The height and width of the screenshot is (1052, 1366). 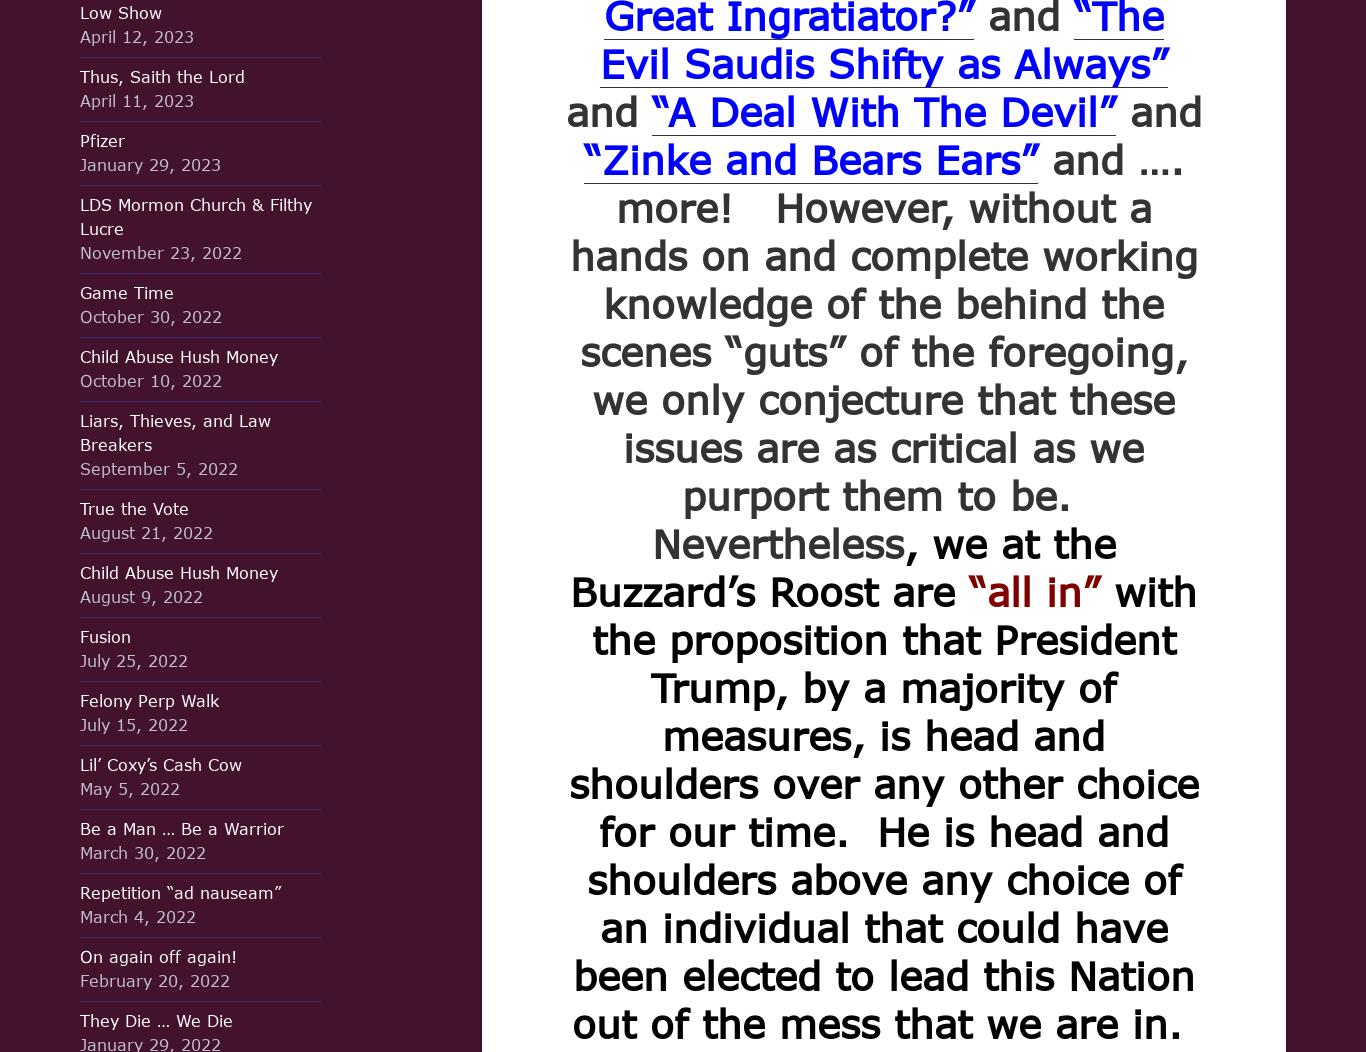 I want to click on 'Pfizer', so click(x=80, y=139).